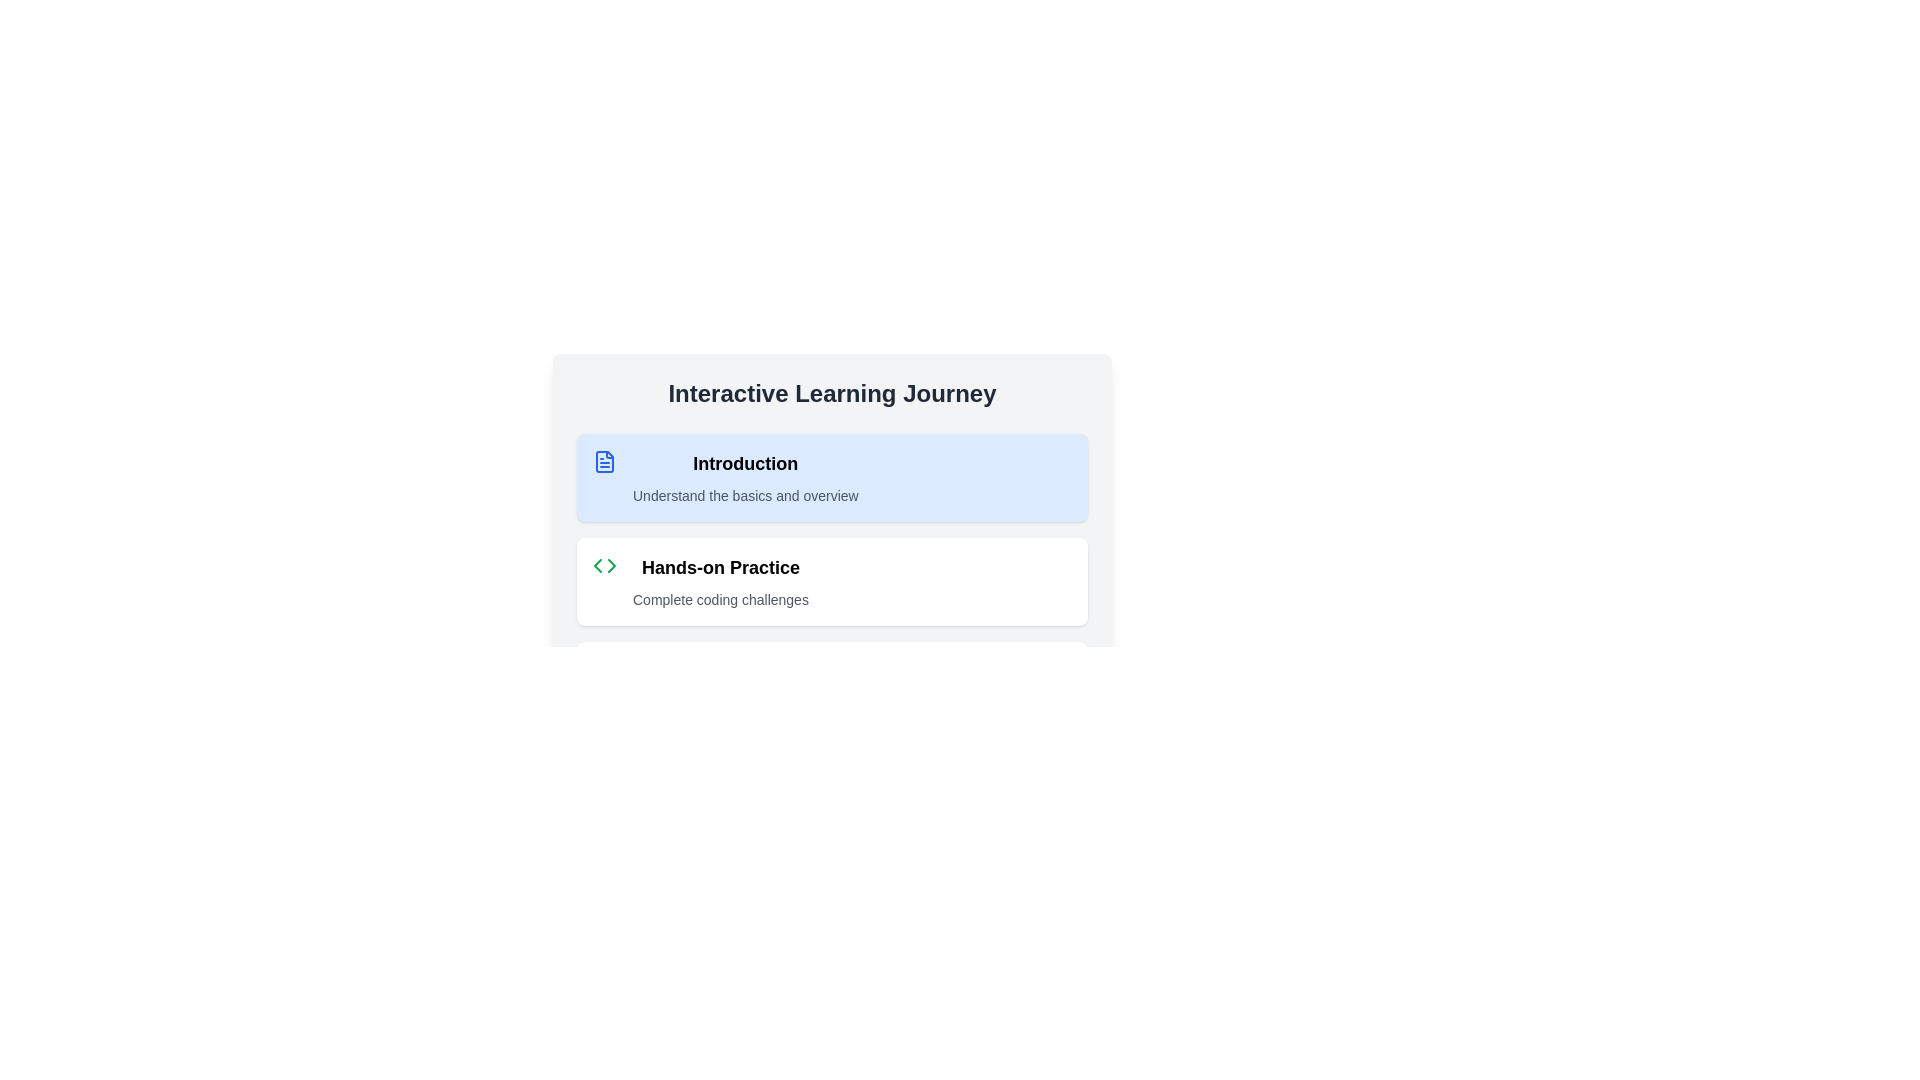 The image size is (1920, 1080). I want to click on the topmost card in the vertical stack under the title 'Interactive Learning Journey', so click(832, 478).